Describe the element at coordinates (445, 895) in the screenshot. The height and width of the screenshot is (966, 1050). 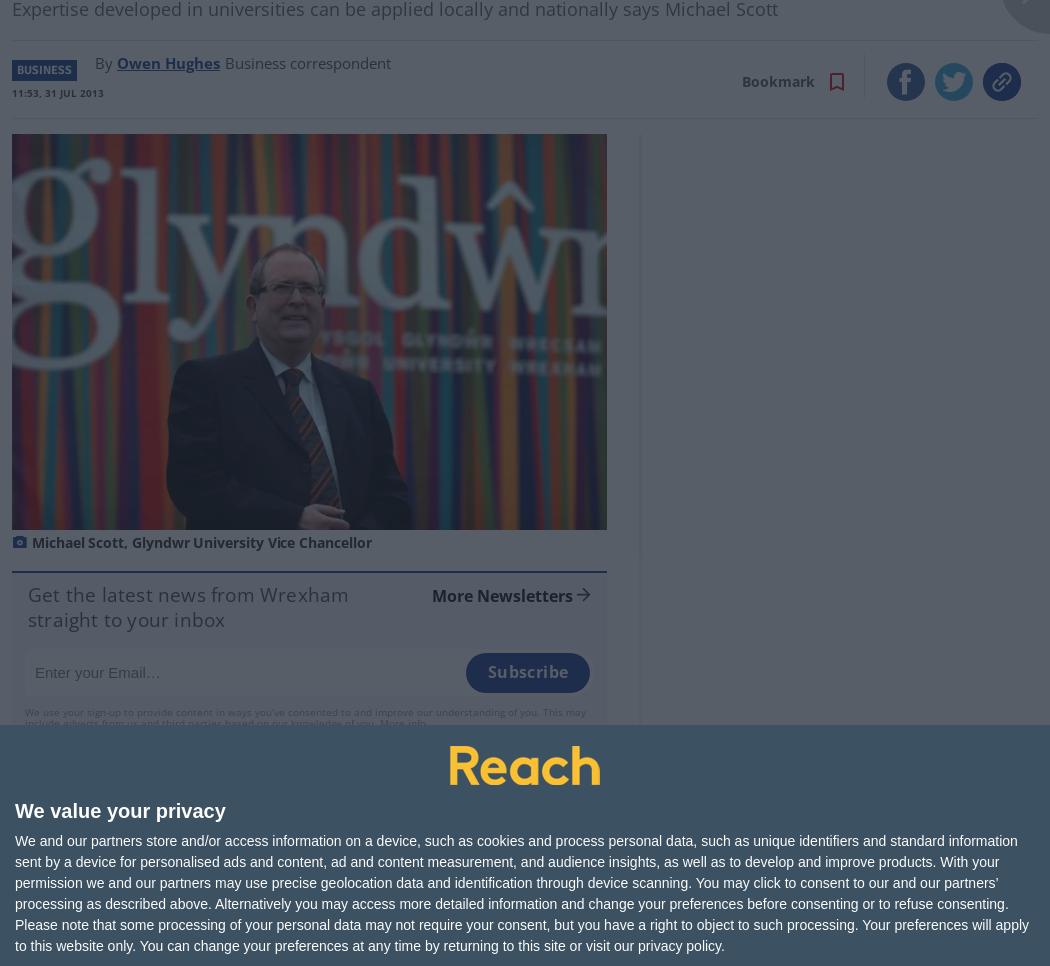
I see `'Story Saved'` at that location.